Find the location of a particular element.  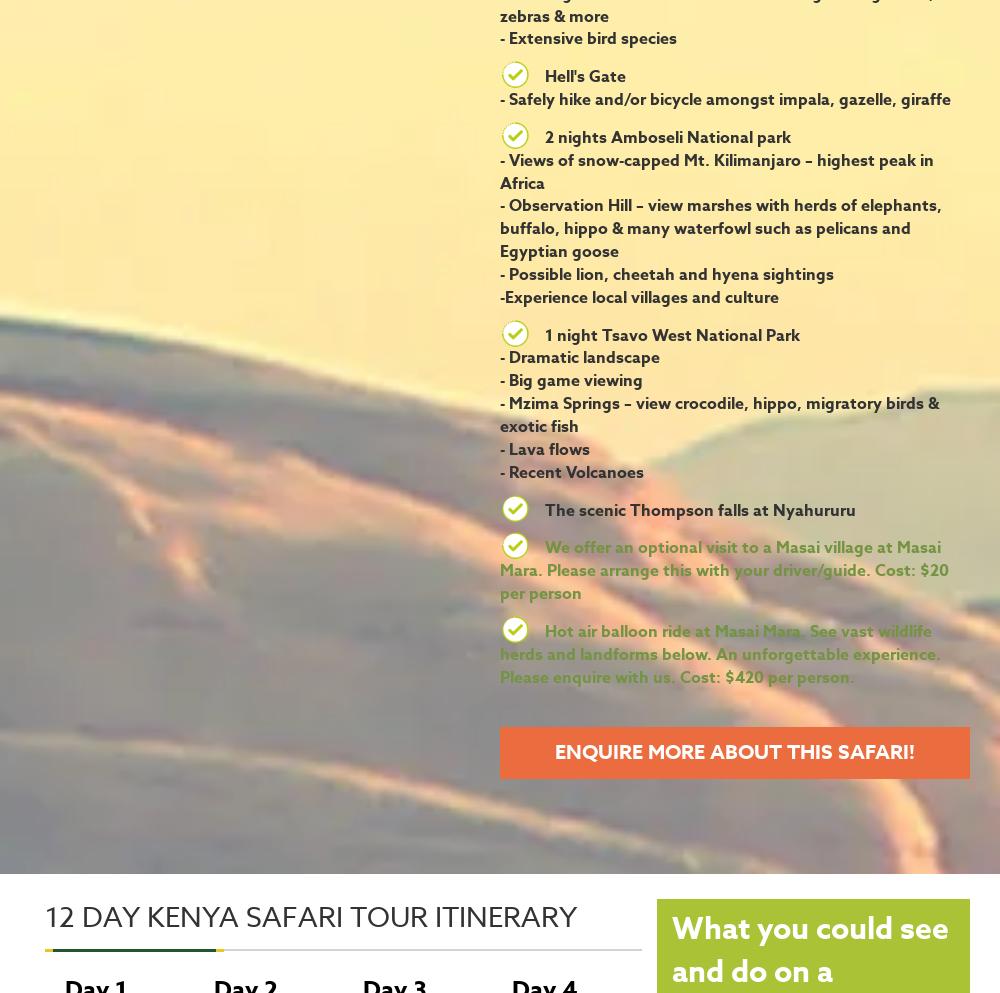

'- Big game viewing' is located at coordinates (570, 381).